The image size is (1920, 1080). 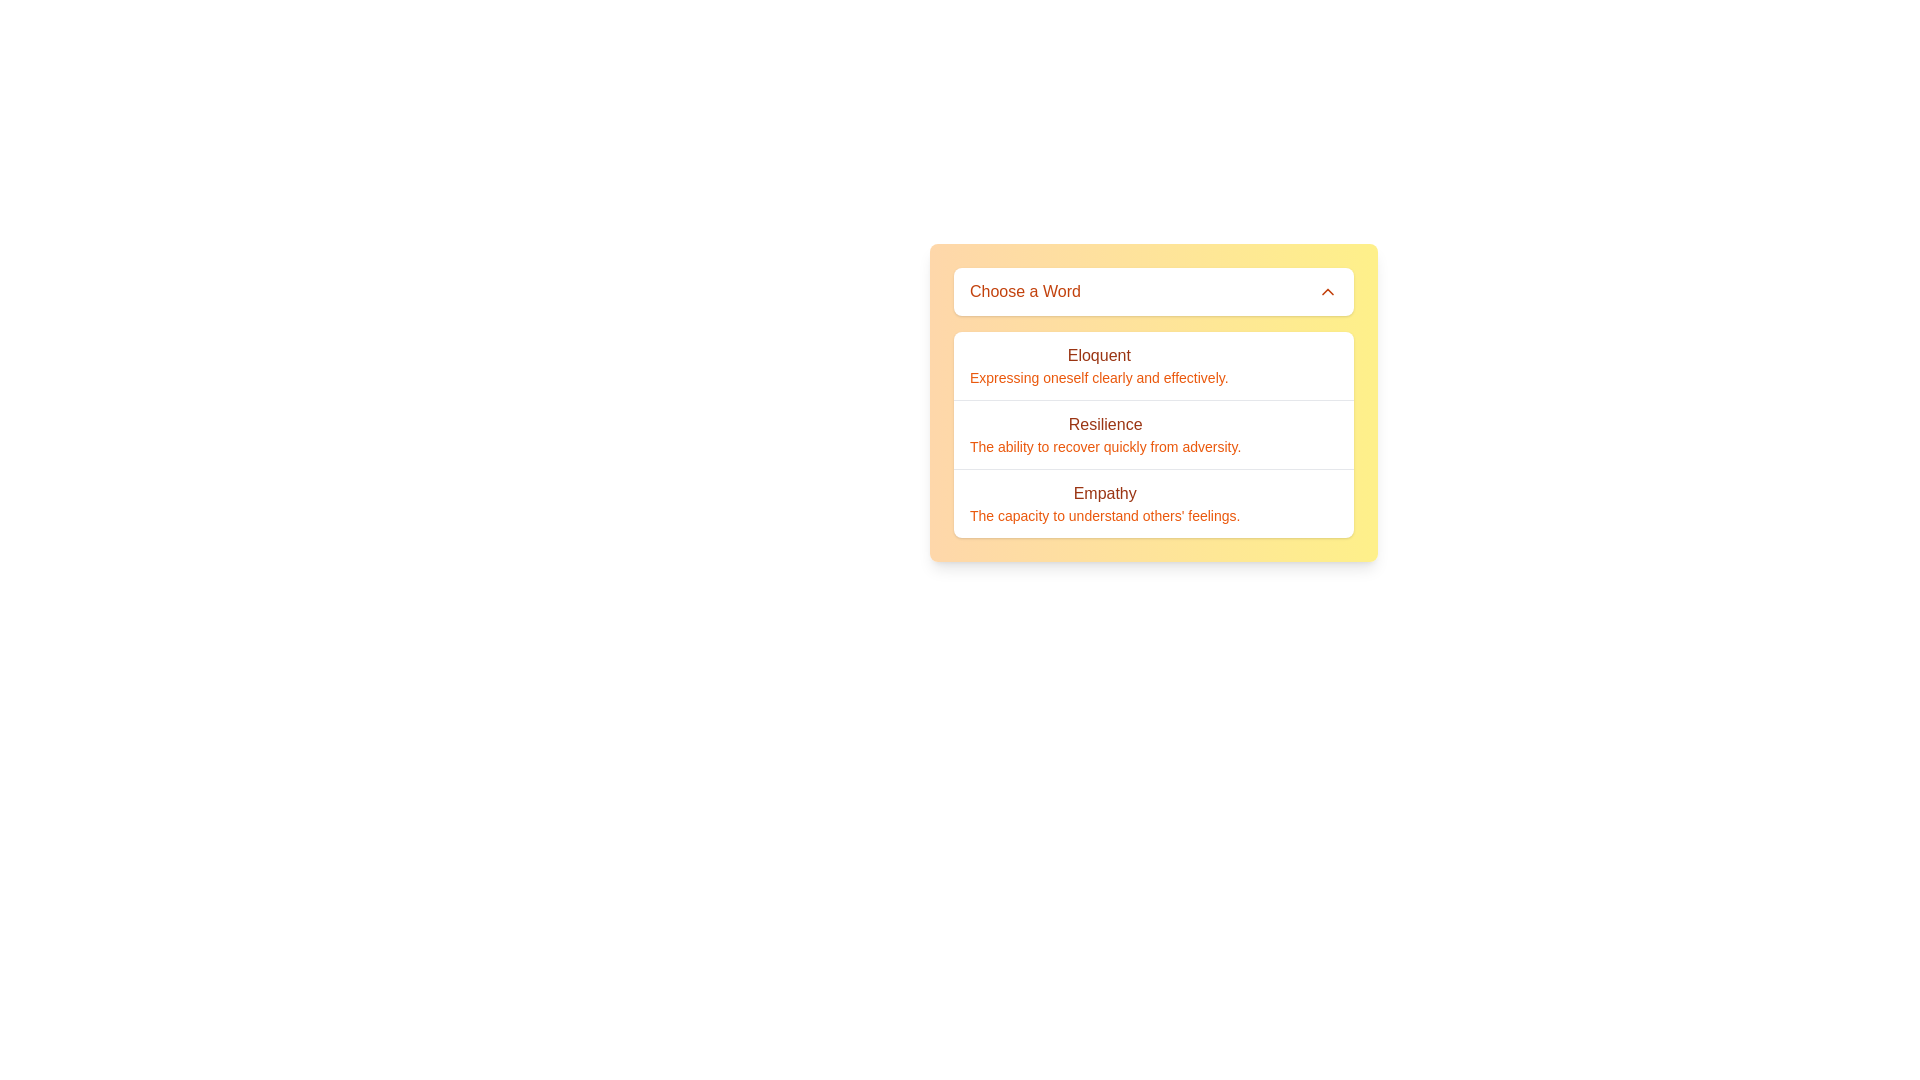 I want to click on on the 'Empathy' dropdown item, which is the last option in the list under 'Choose a Word', so click(x=1104, y=503).